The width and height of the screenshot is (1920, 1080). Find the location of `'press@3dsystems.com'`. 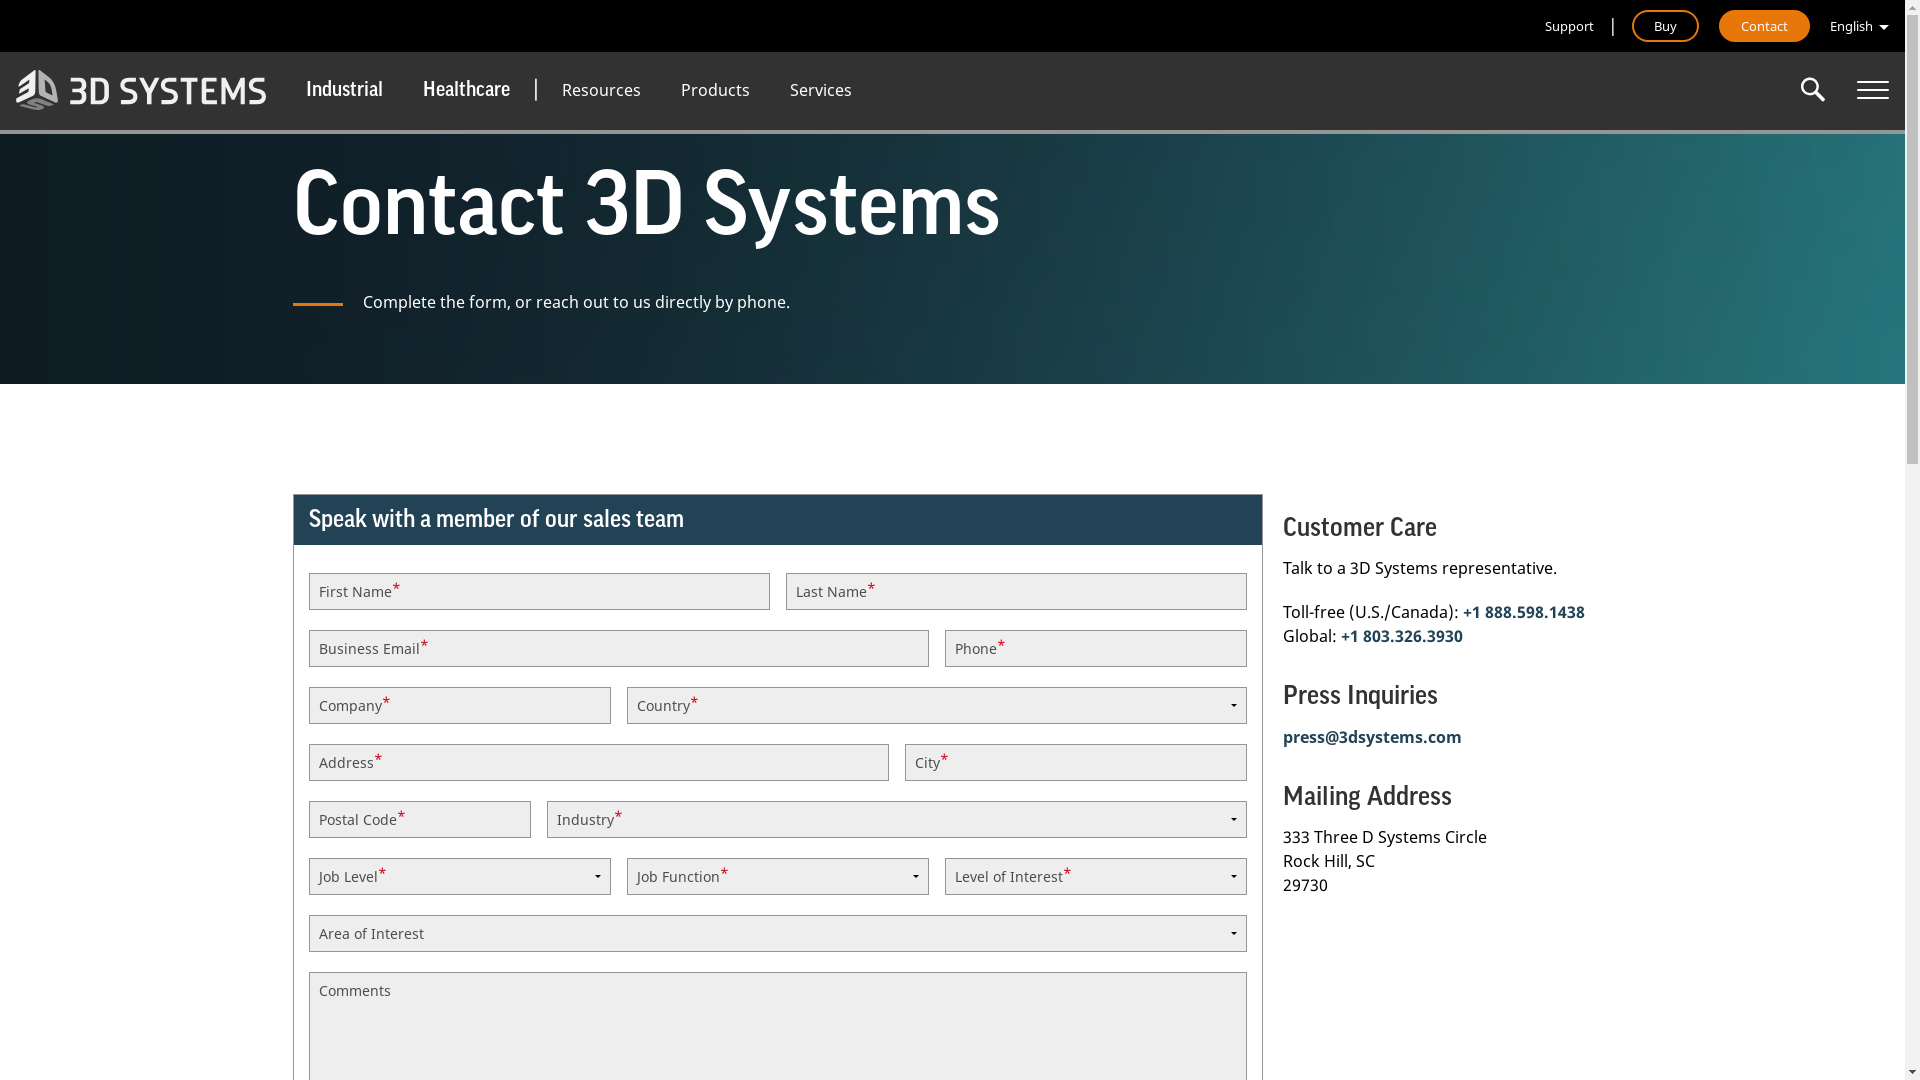

'press@3dsystems.com' is located at coordinates (1370, 736).